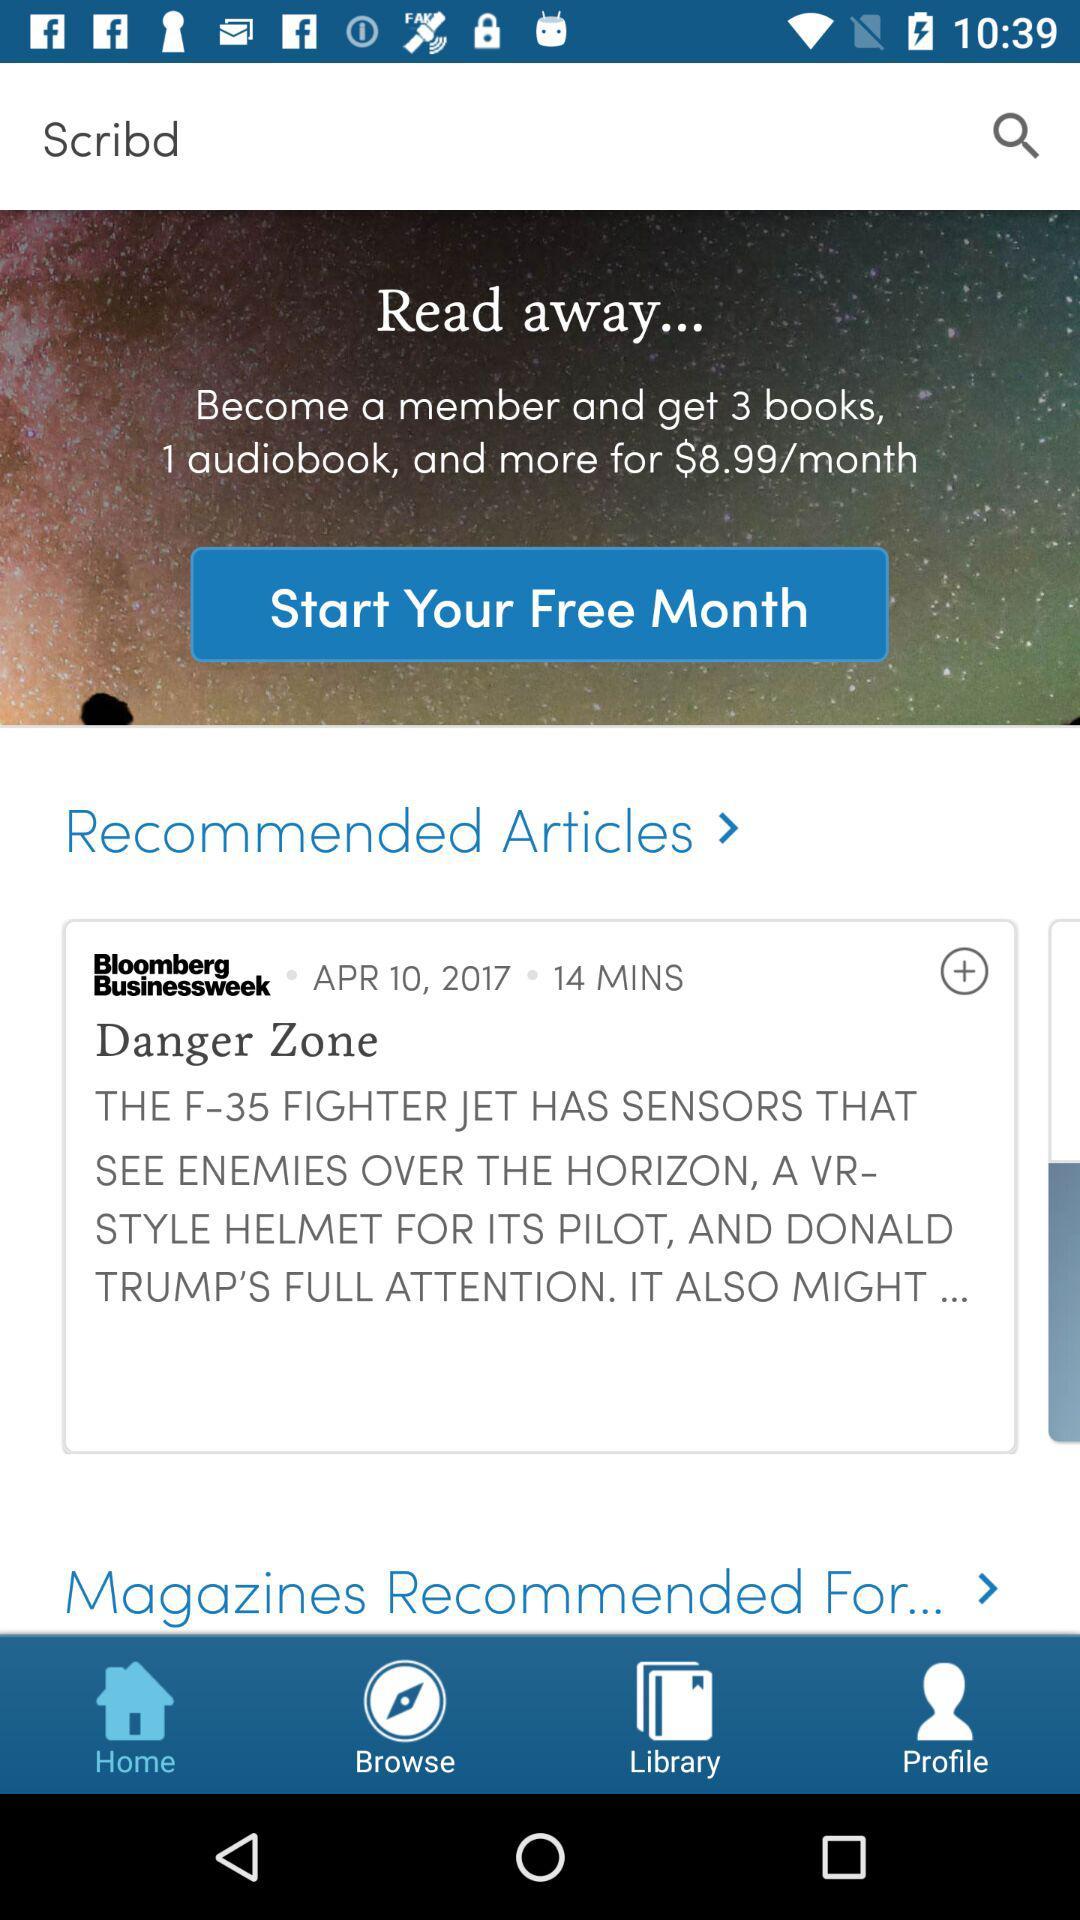  I want to click on icon below become a member, so click(538, 603).